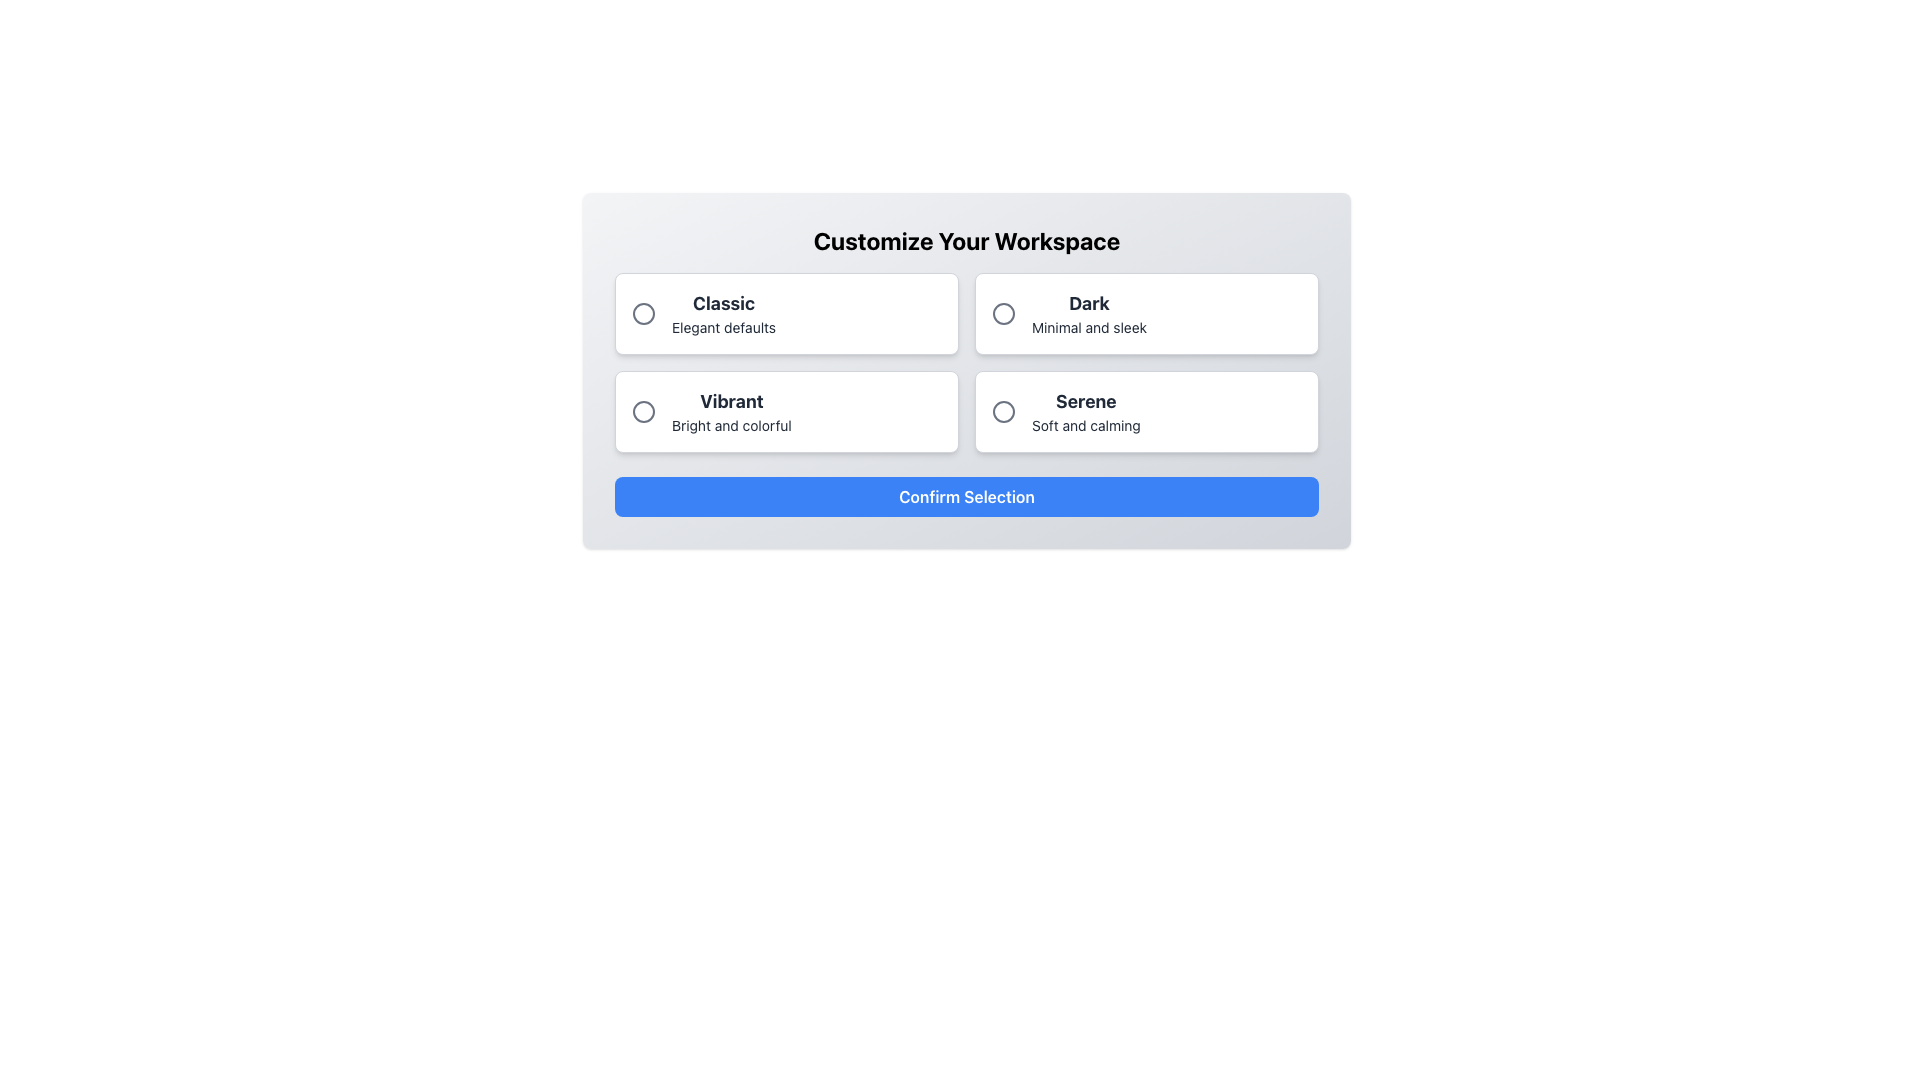  Describe the element at coordinates (1088, 304) in the screenshot. I see `the 'Dark' theme title text label, which is positioned in the second option of the theme selection grid, above 'Vibrant' and to the right of 'Classic'` at that location.